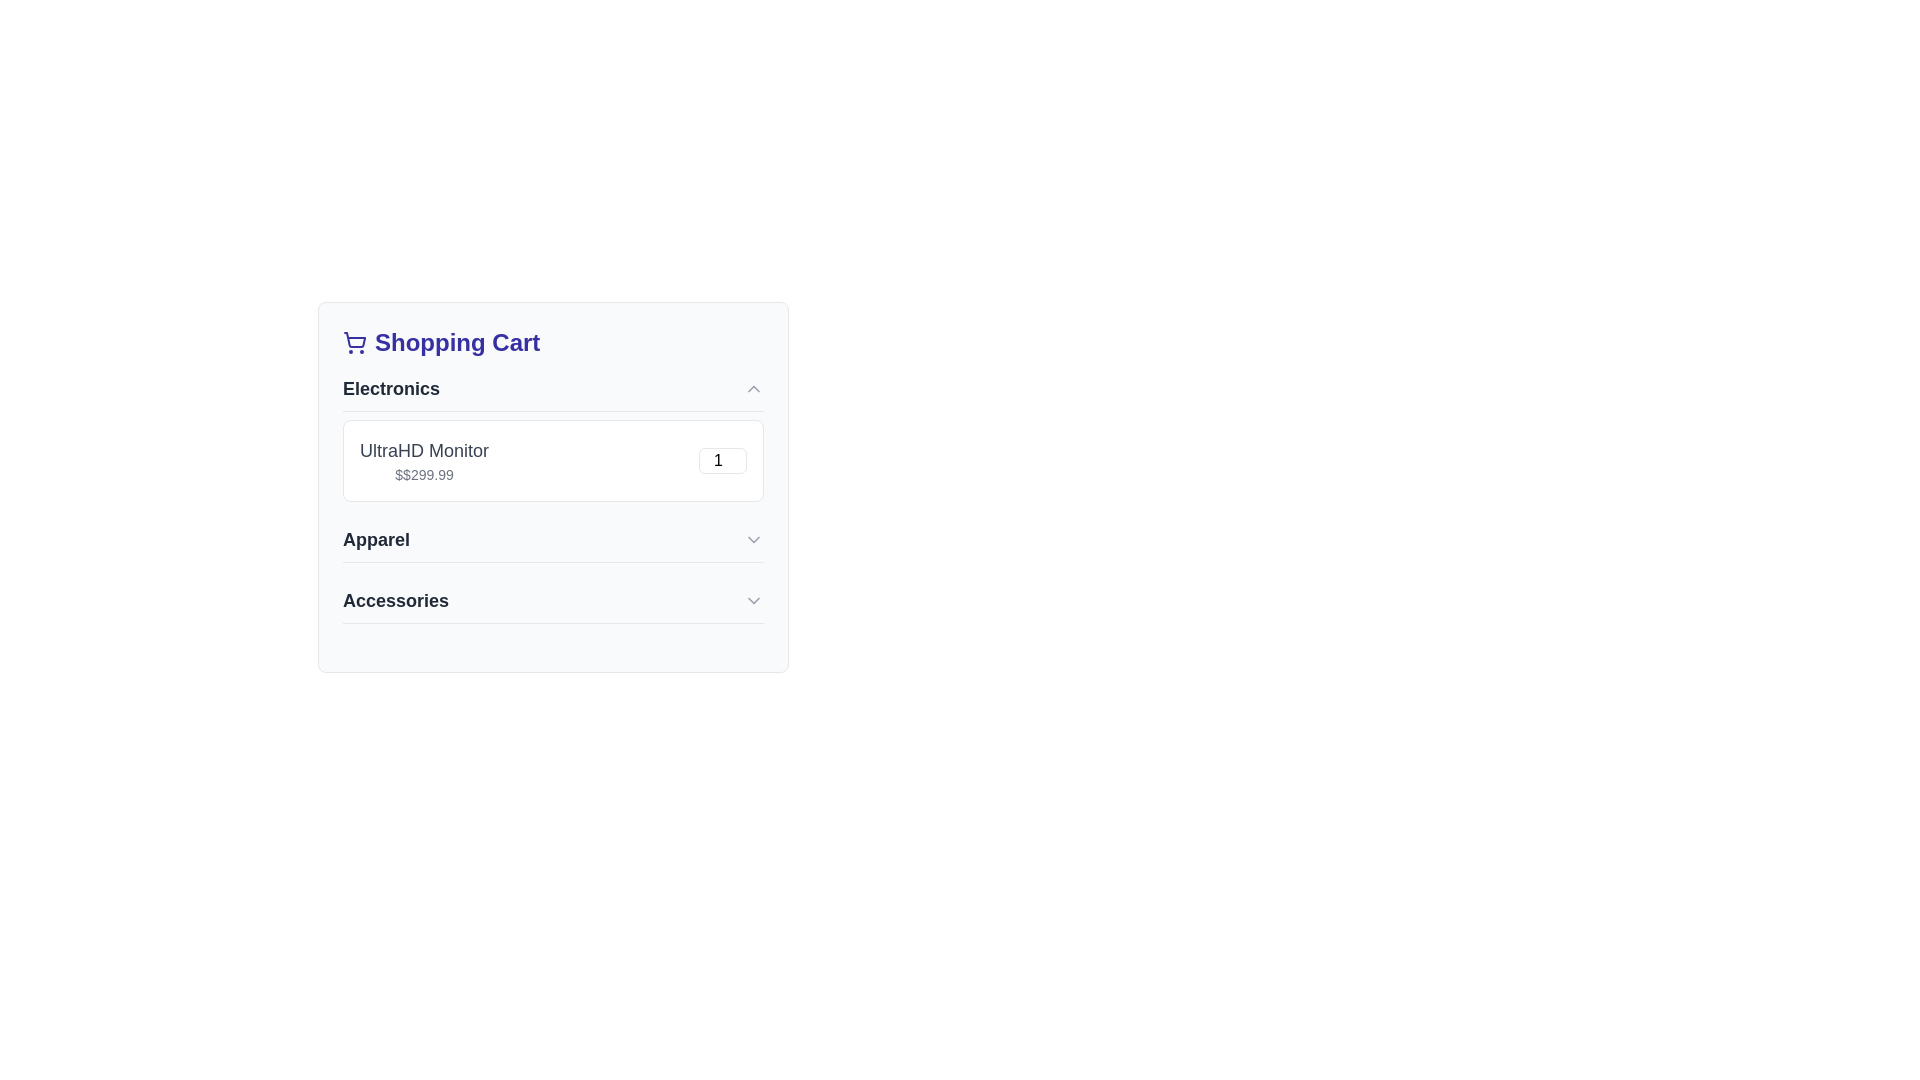 The height and width of the screenshot is (1080, 1920). I want to click on the shopping cart icon, which is a minimalistic design located to the left of the 'Shopping Cart' text, so click(355, 342).